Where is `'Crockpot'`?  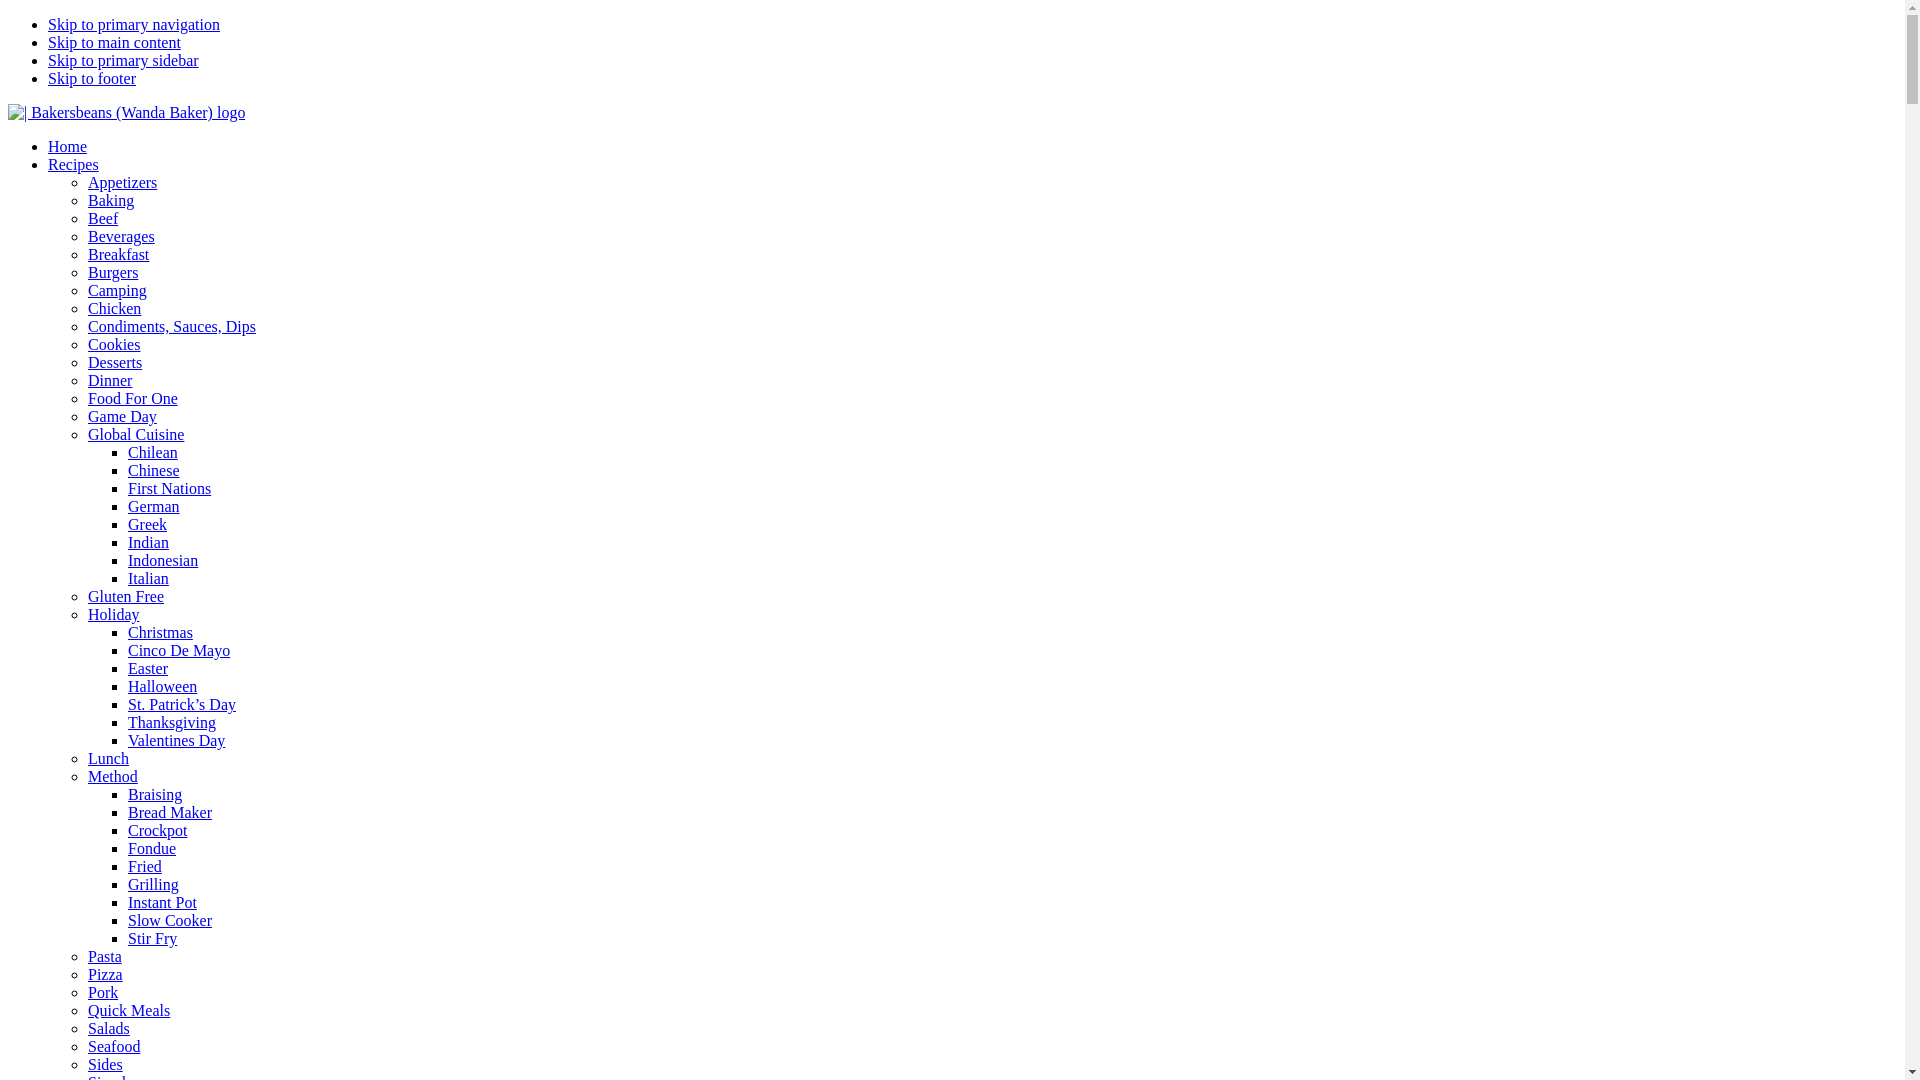
'Crockpot' is located at coordinates (127, 830).